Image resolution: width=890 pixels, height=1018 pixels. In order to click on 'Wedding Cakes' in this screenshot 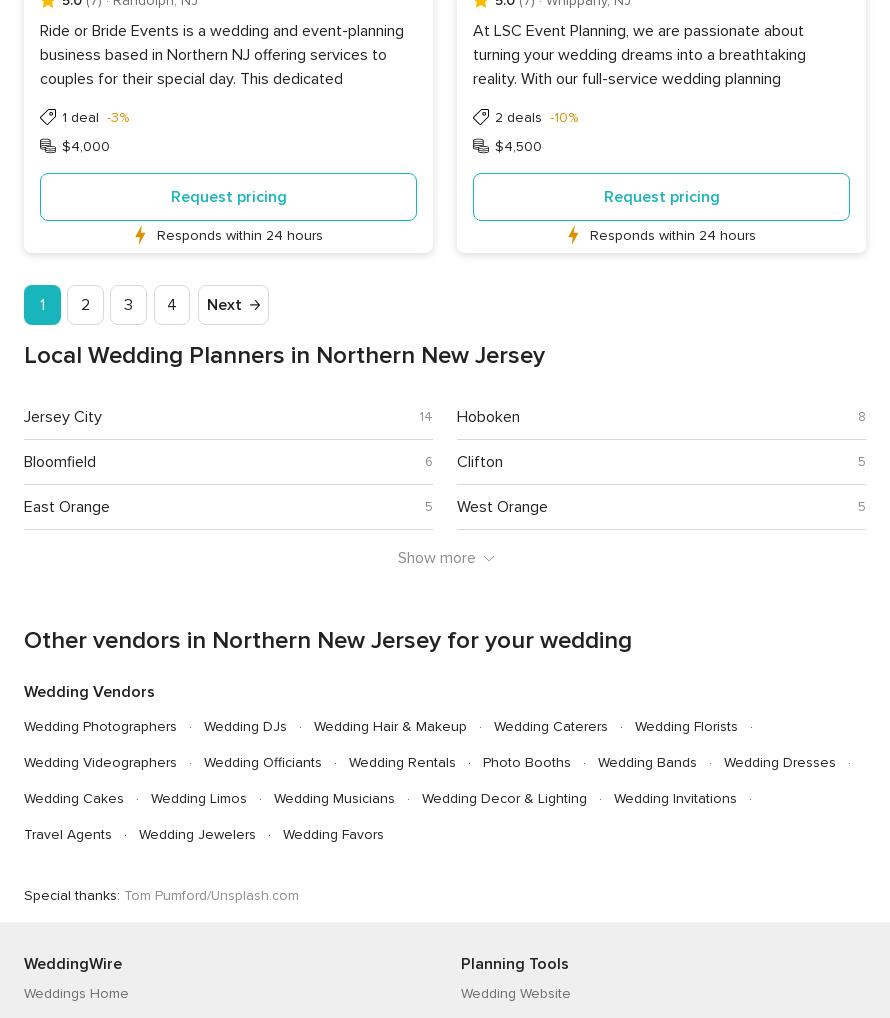, I will do `click(73, 797)`.